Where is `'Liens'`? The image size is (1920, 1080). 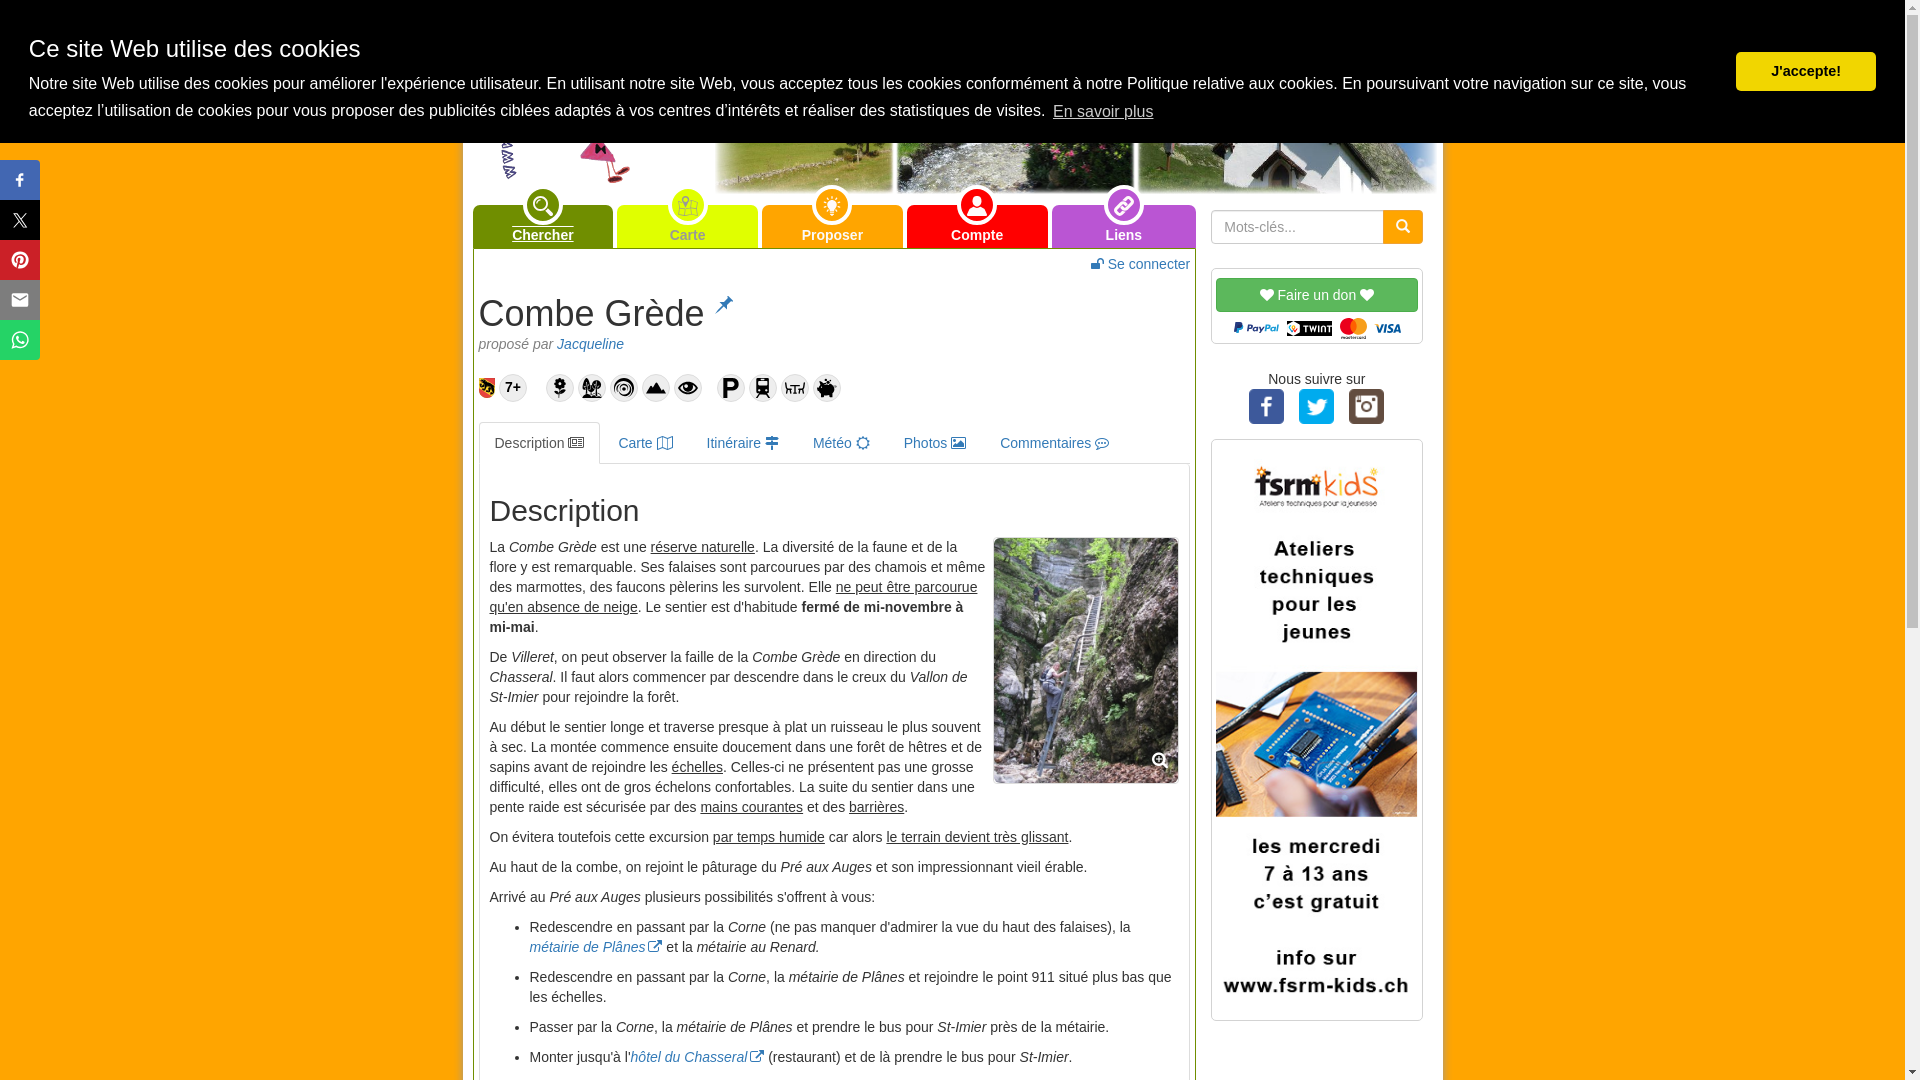
'Liens' is located at coordinates (1124, 225).